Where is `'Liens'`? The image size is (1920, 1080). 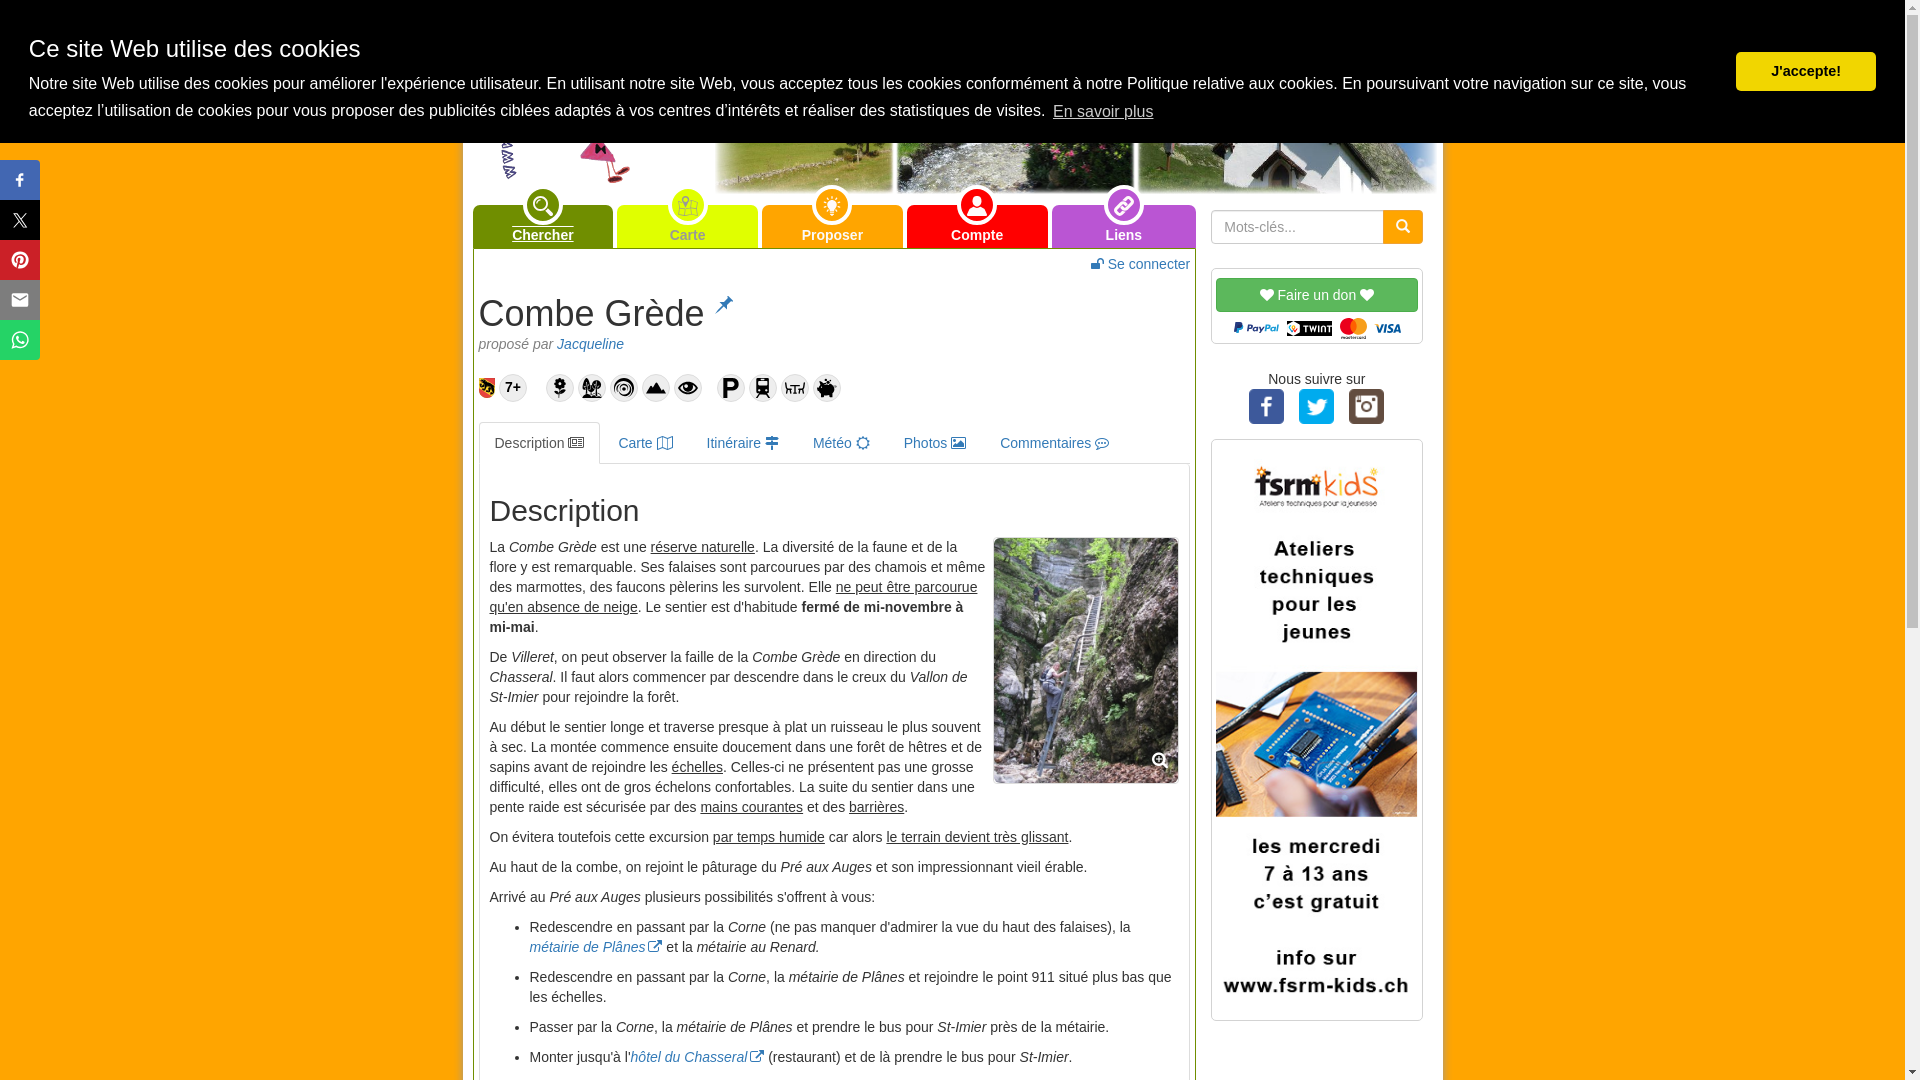
'Liens' is located at coordinates (1124, 225).